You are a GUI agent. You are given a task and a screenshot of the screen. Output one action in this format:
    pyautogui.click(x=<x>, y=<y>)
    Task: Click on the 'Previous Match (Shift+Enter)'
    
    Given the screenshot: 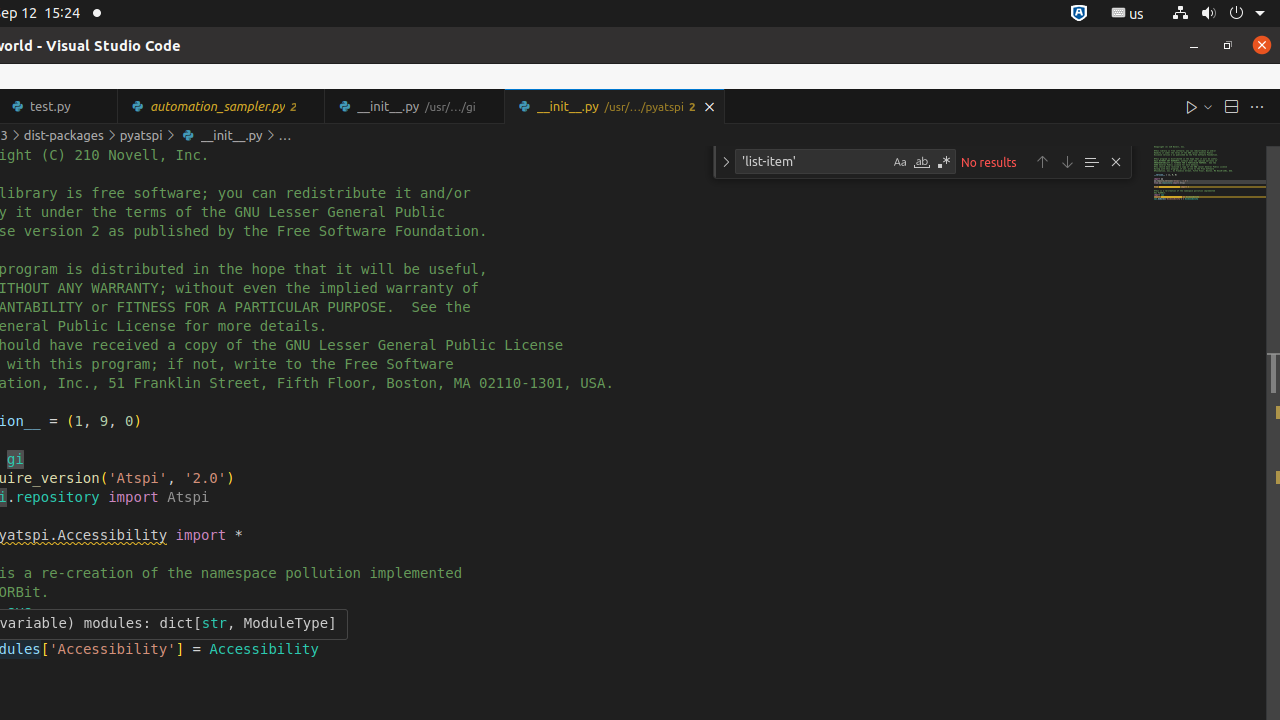 What is the action you would take?
    pyautogui.click(x=1041, y=160)
    